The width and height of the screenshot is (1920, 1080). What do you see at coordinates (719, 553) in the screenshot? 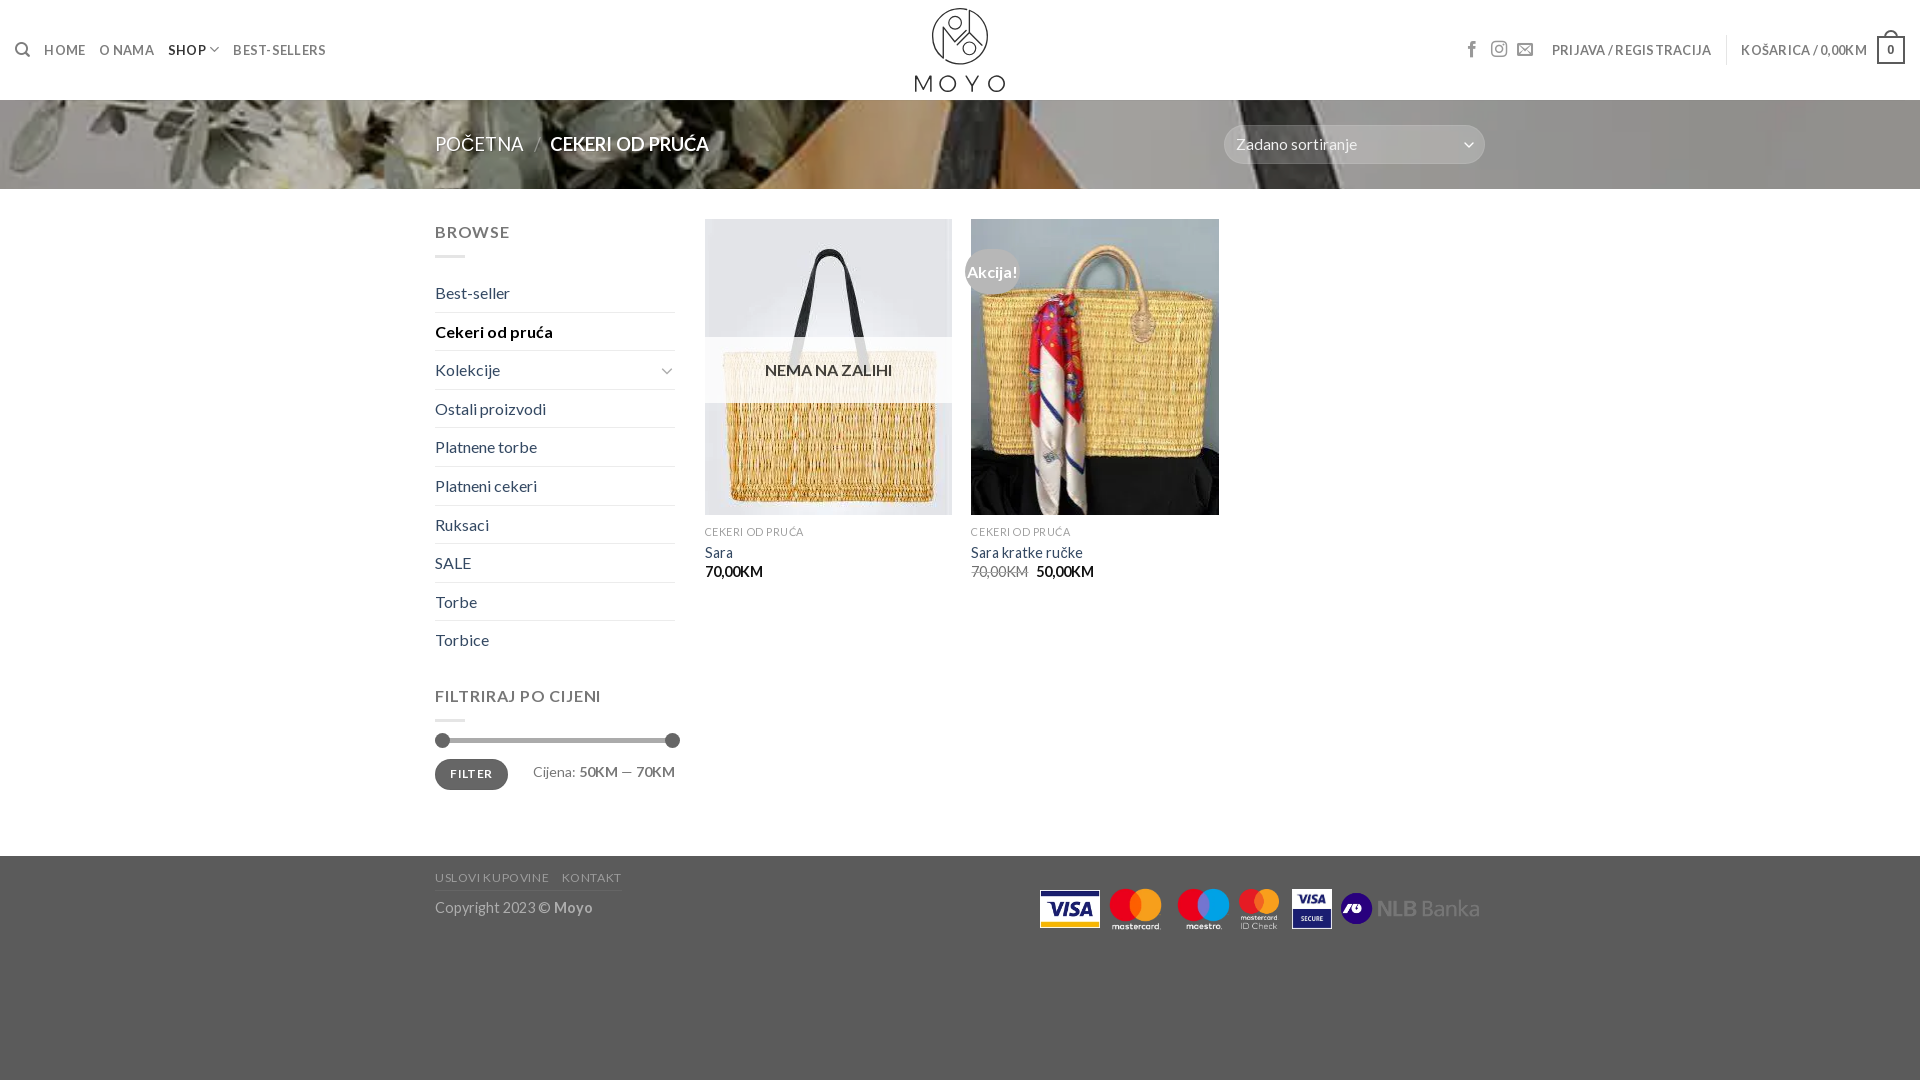
I see `'Sara'` at bounding box center [719, 553].